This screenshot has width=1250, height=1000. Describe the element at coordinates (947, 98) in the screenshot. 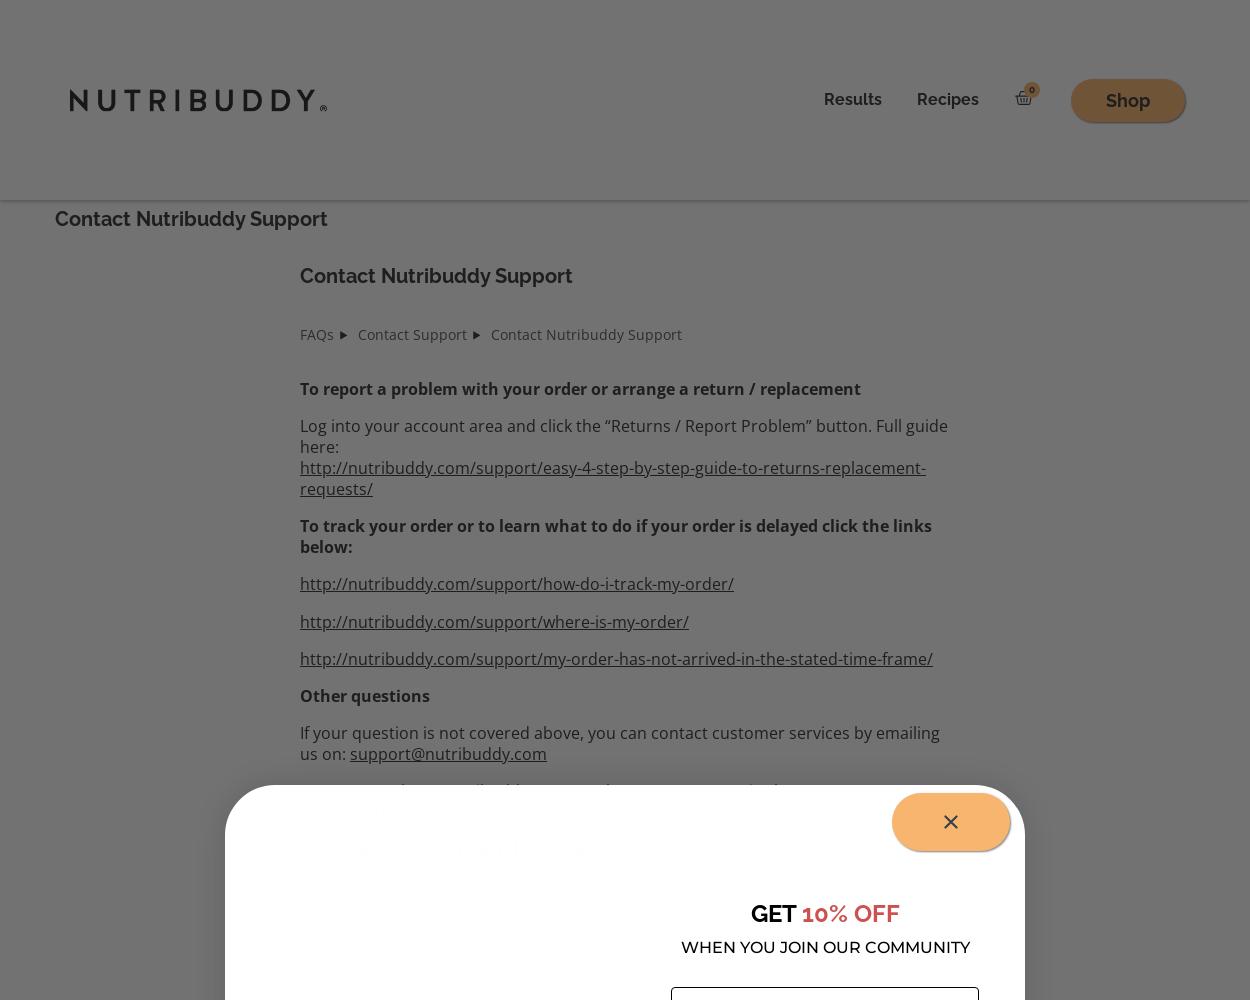

I see `'Recipes'` at that location.